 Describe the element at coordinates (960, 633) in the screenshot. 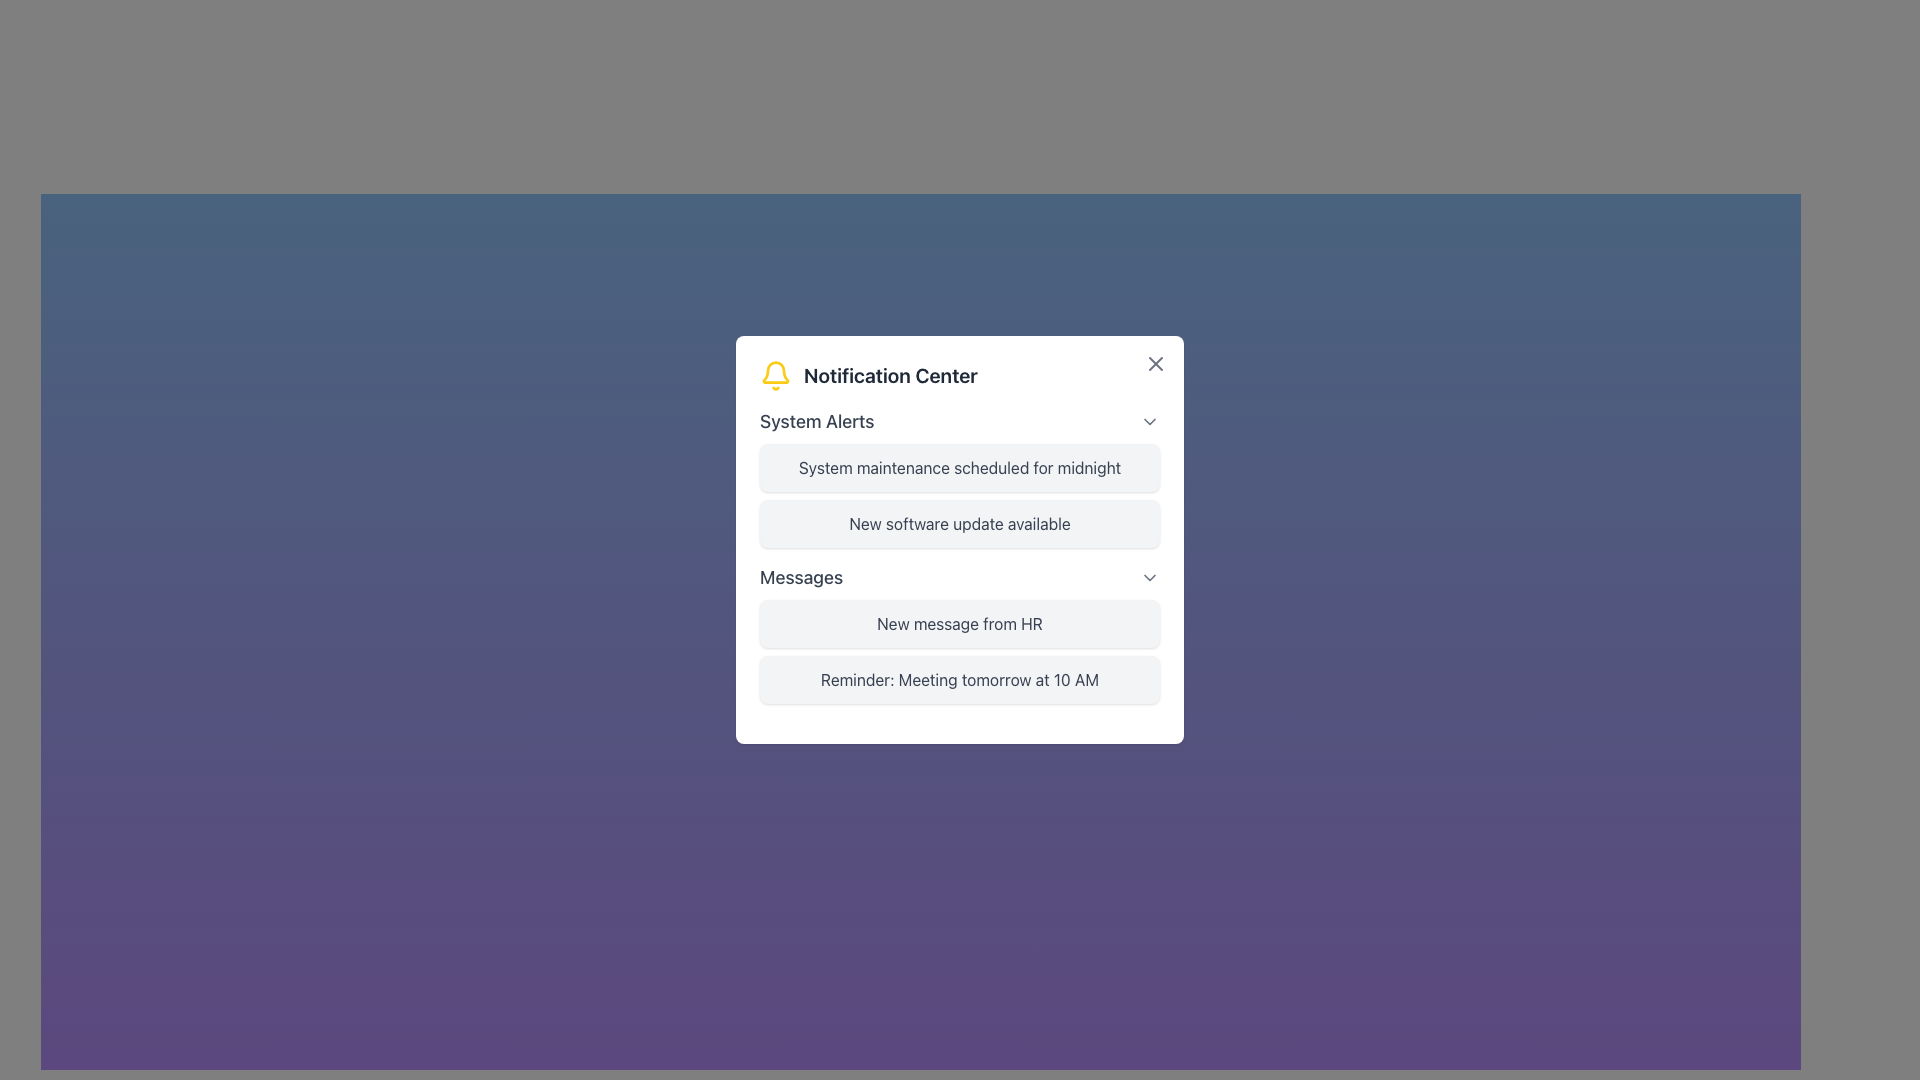

I see `the first notification card under the 'Messages' header` at that location.